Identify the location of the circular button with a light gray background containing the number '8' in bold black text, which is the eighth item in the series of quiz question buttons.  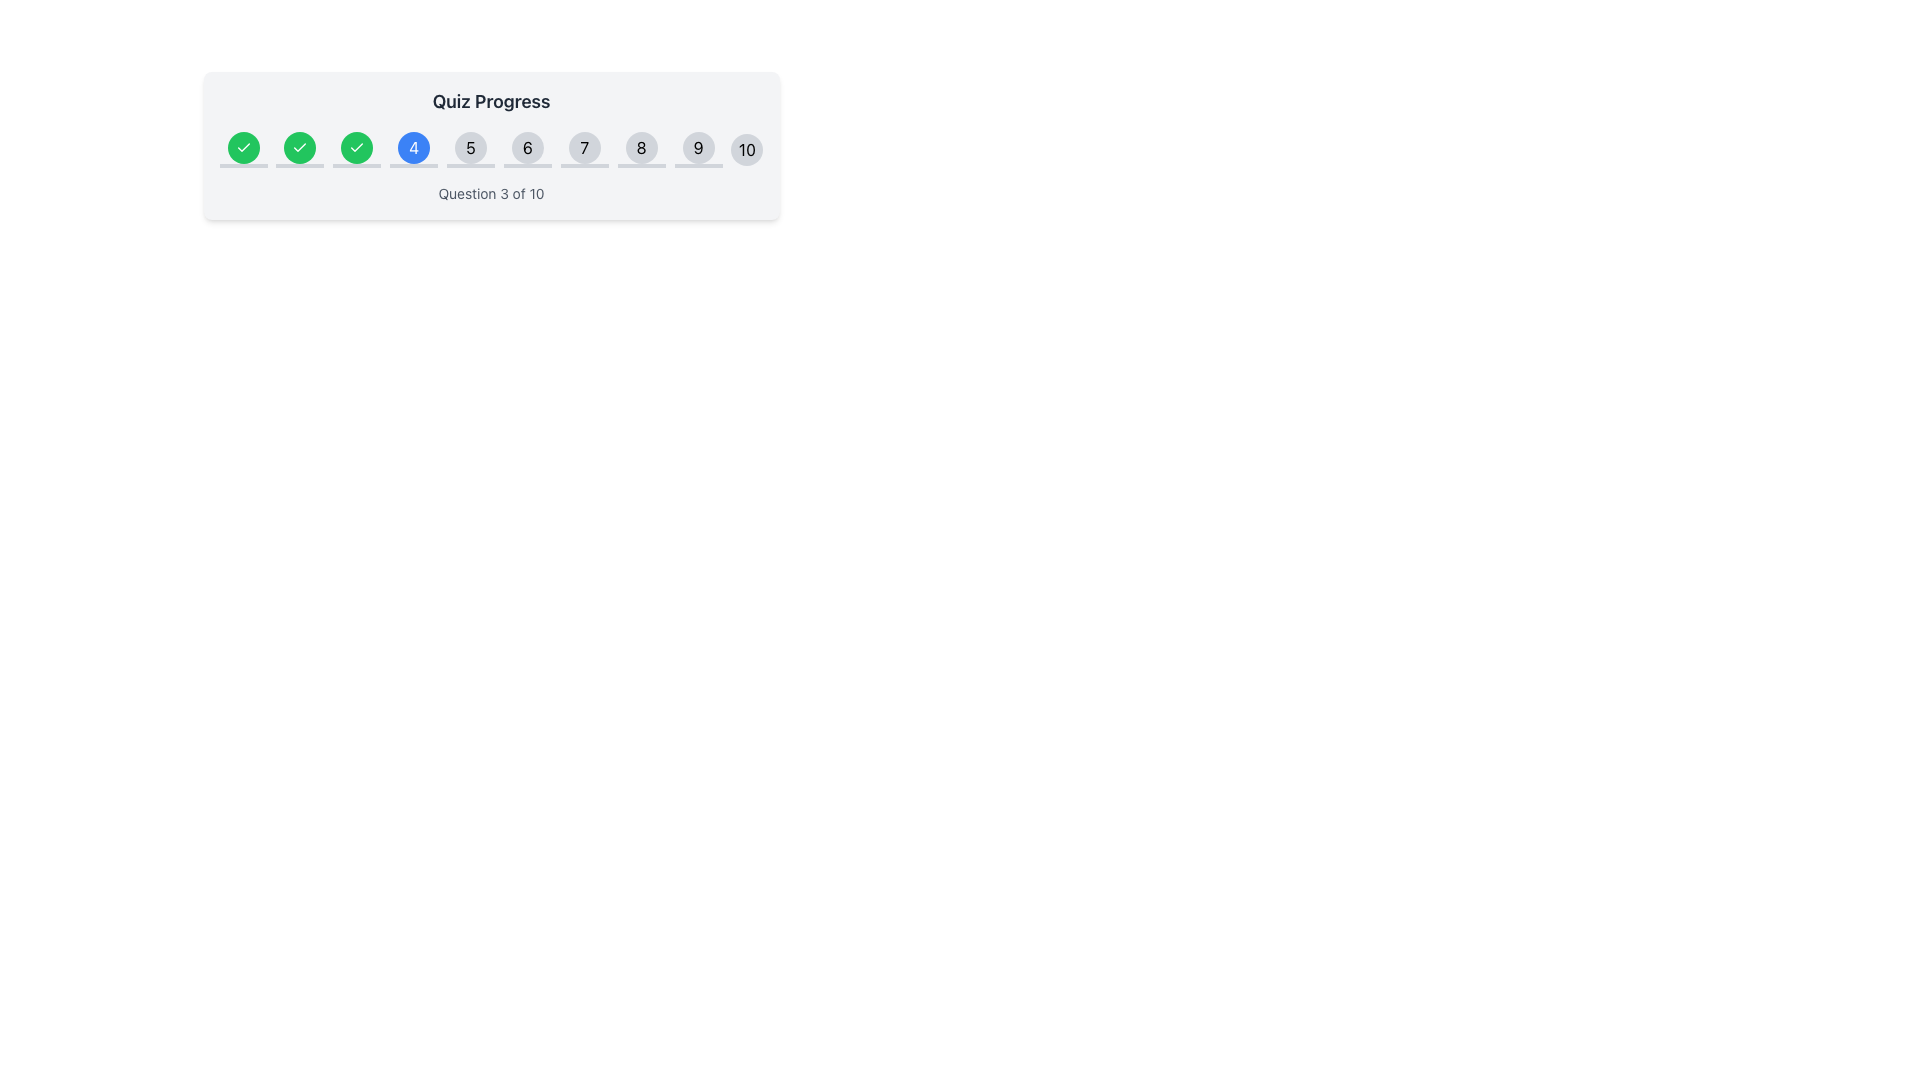
(641, 146).